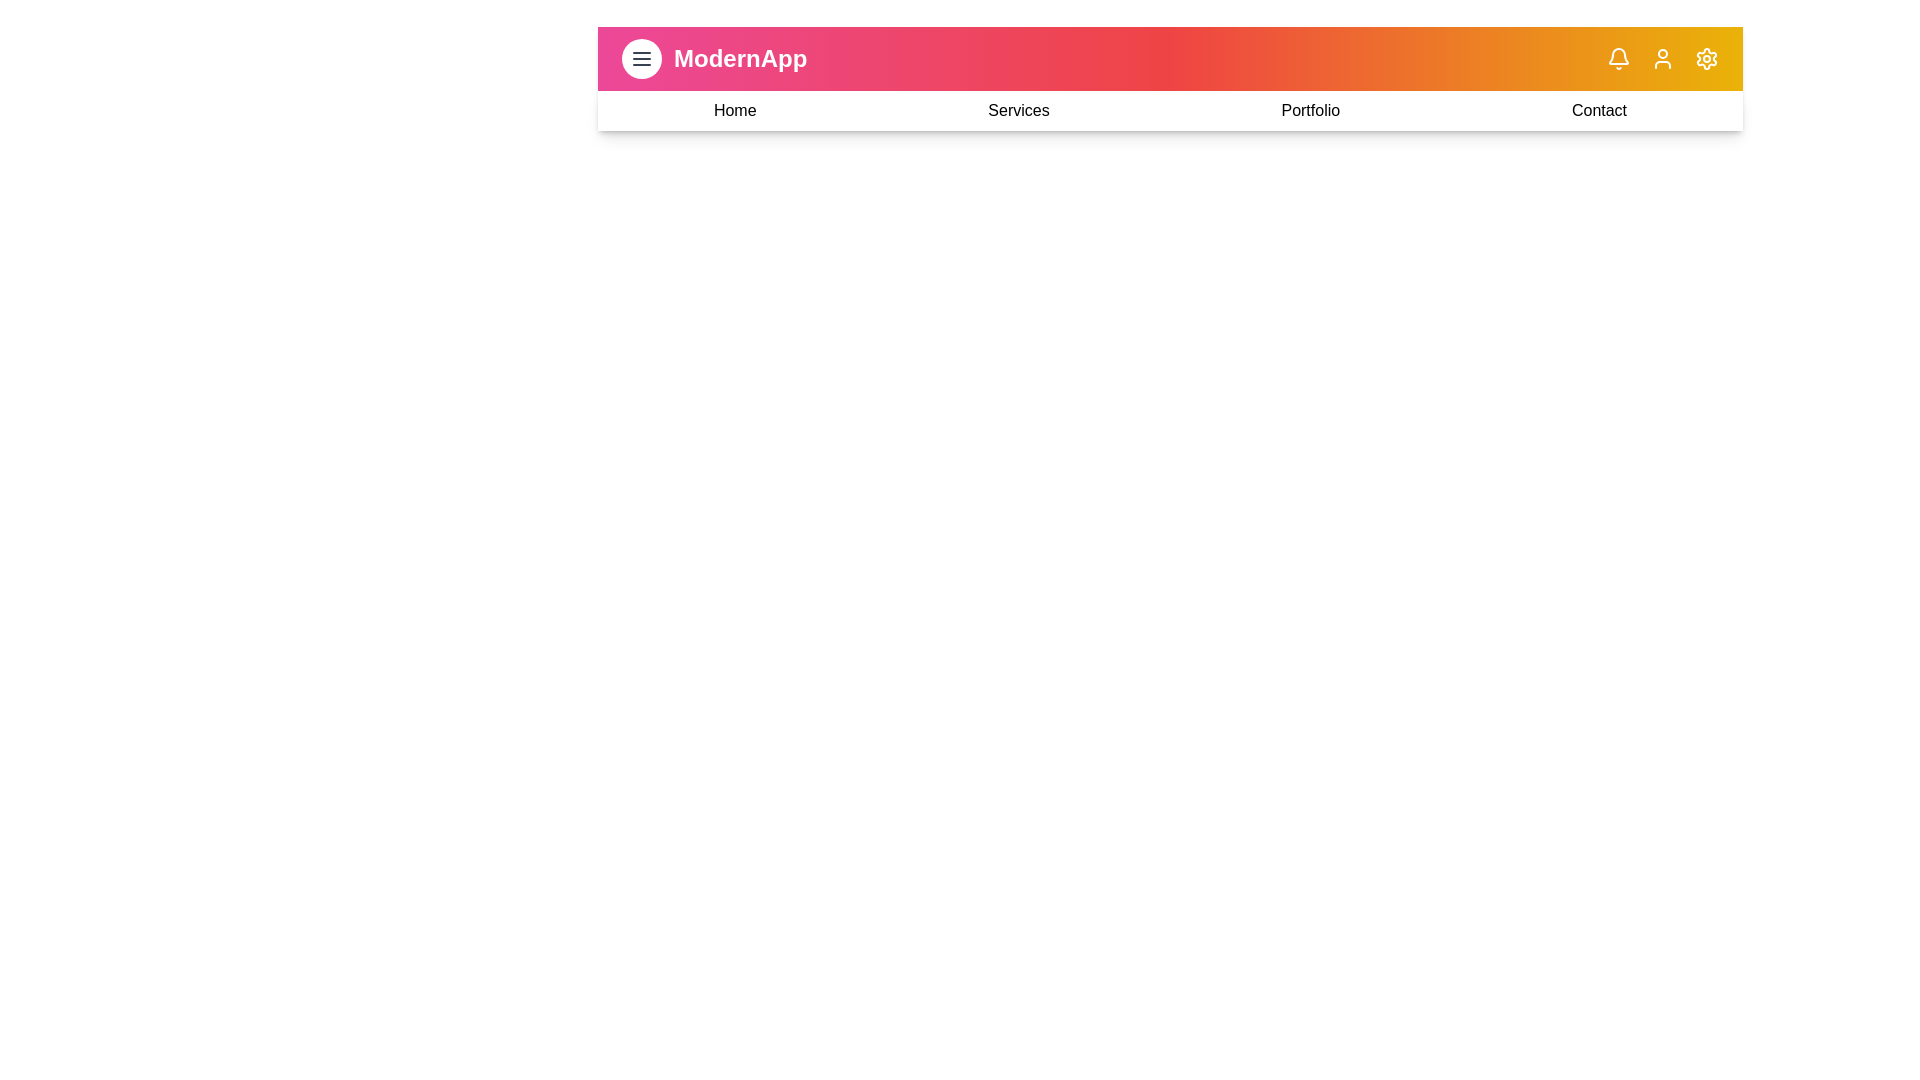 The height and width of the screenshot is (1080, 1920). Describe the element at coordinates (1310, 111) in the screenshot. I see `the navigation link to navigate to the Portfolio section` at that location.